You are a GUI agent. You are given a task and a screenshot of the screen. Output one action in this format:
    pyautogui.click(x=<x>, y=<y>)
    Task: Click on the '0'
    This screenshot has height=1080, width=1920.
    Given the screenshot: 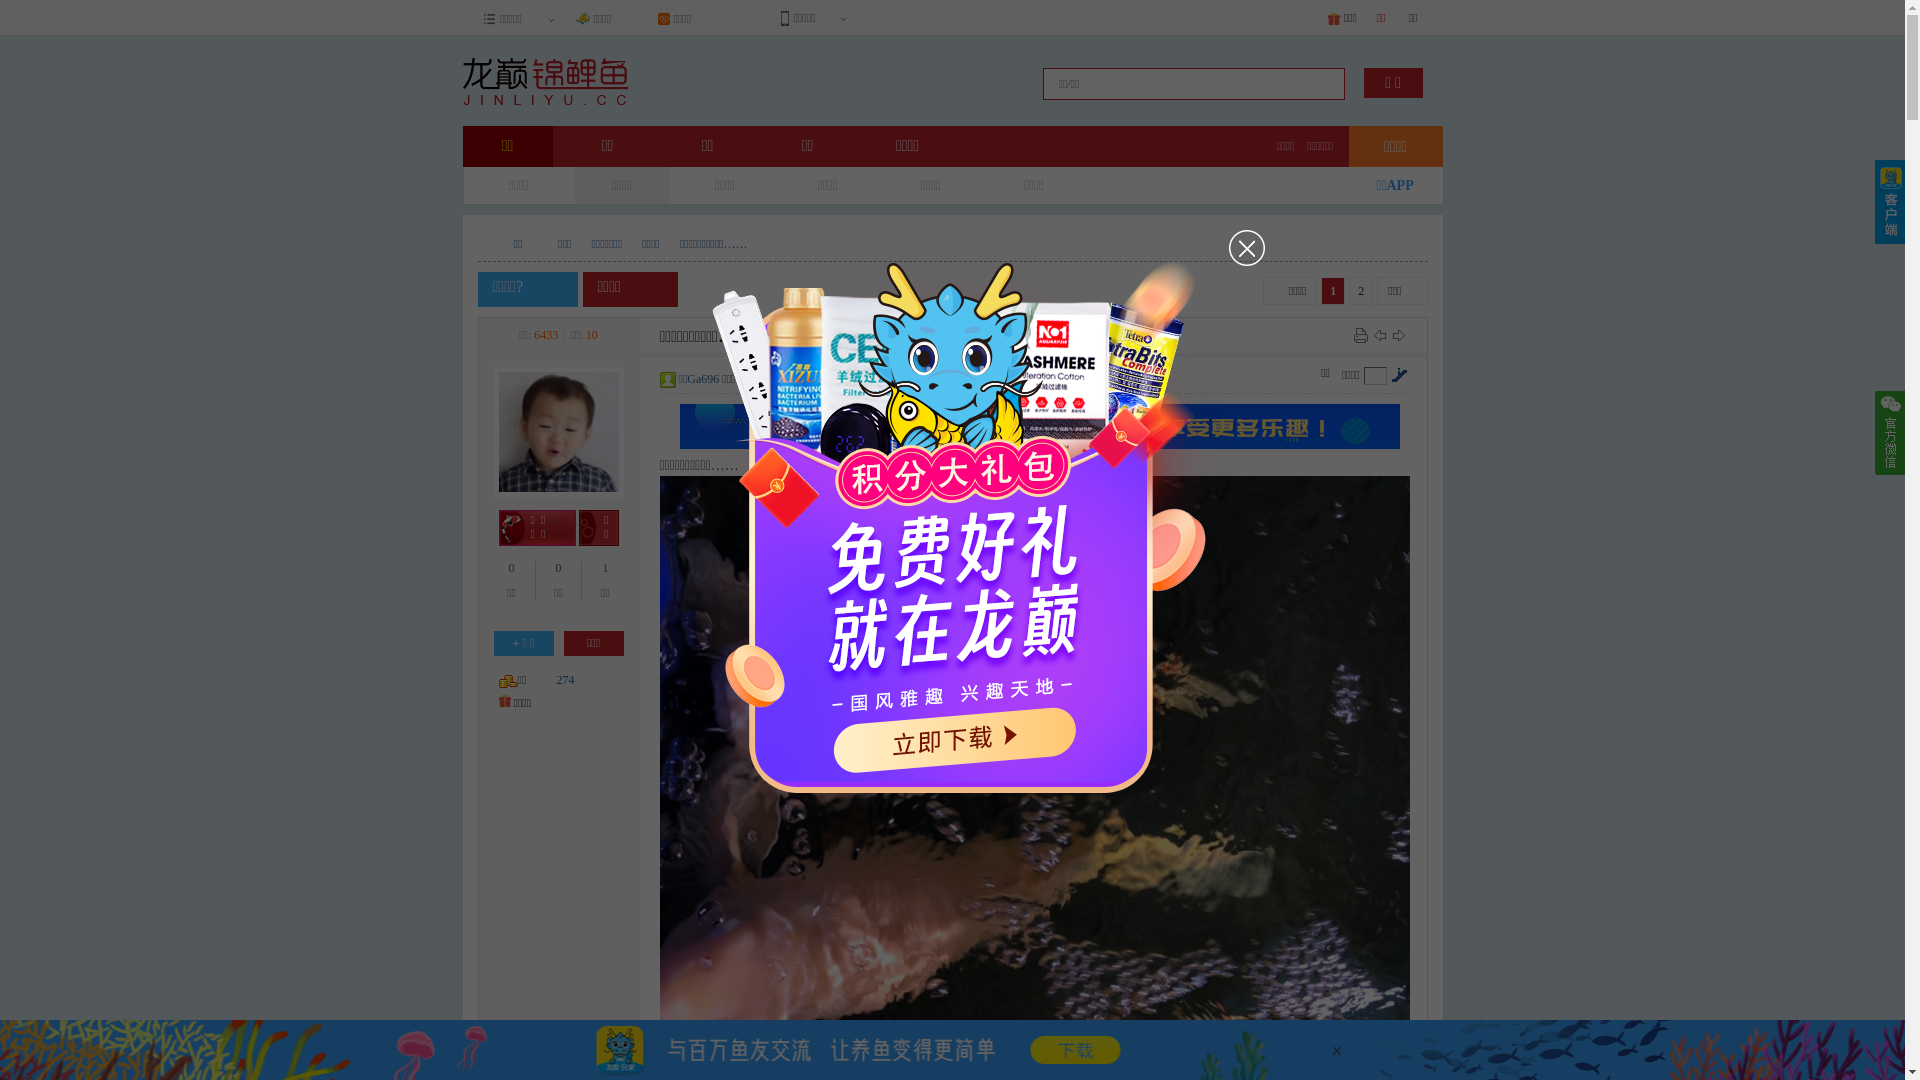 What is the action you would take?
    pyautogui.click(x=512, y=567)
    